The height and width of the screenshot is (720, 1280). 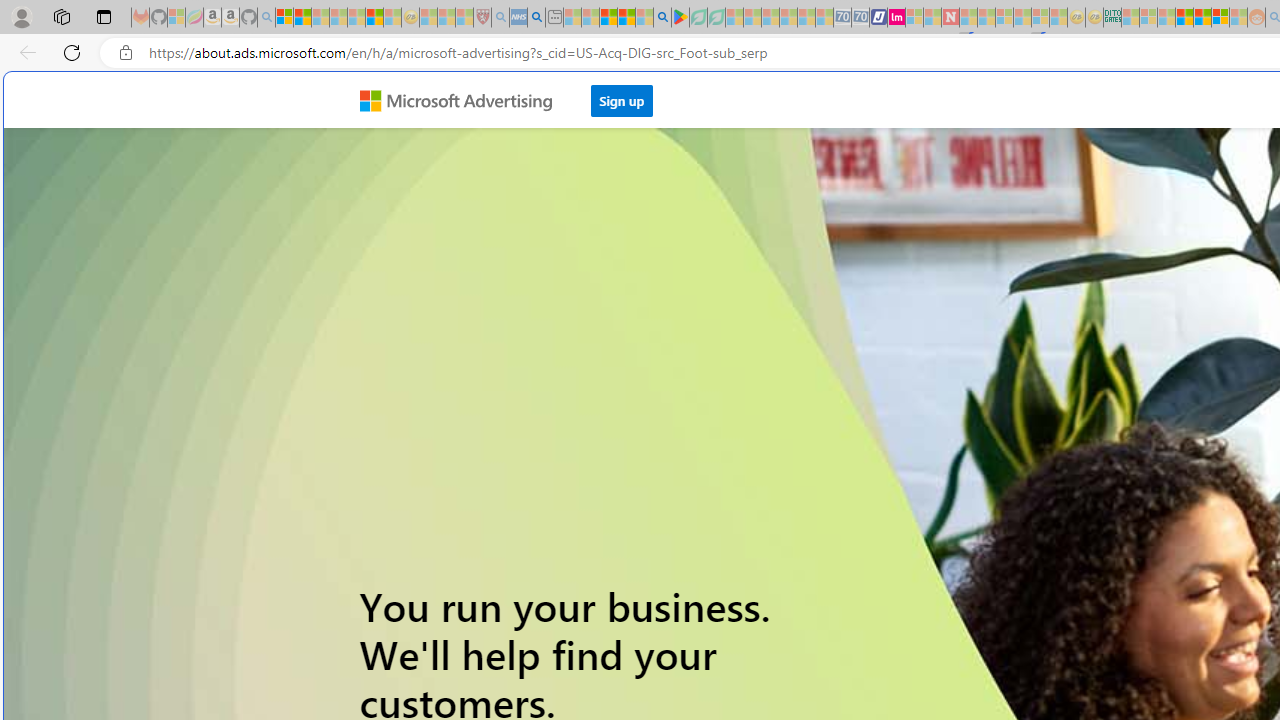 What do you see at coordinates (621, 100) in the screenshot?
I see `'Sign up'` at bounding box center [621, 100].